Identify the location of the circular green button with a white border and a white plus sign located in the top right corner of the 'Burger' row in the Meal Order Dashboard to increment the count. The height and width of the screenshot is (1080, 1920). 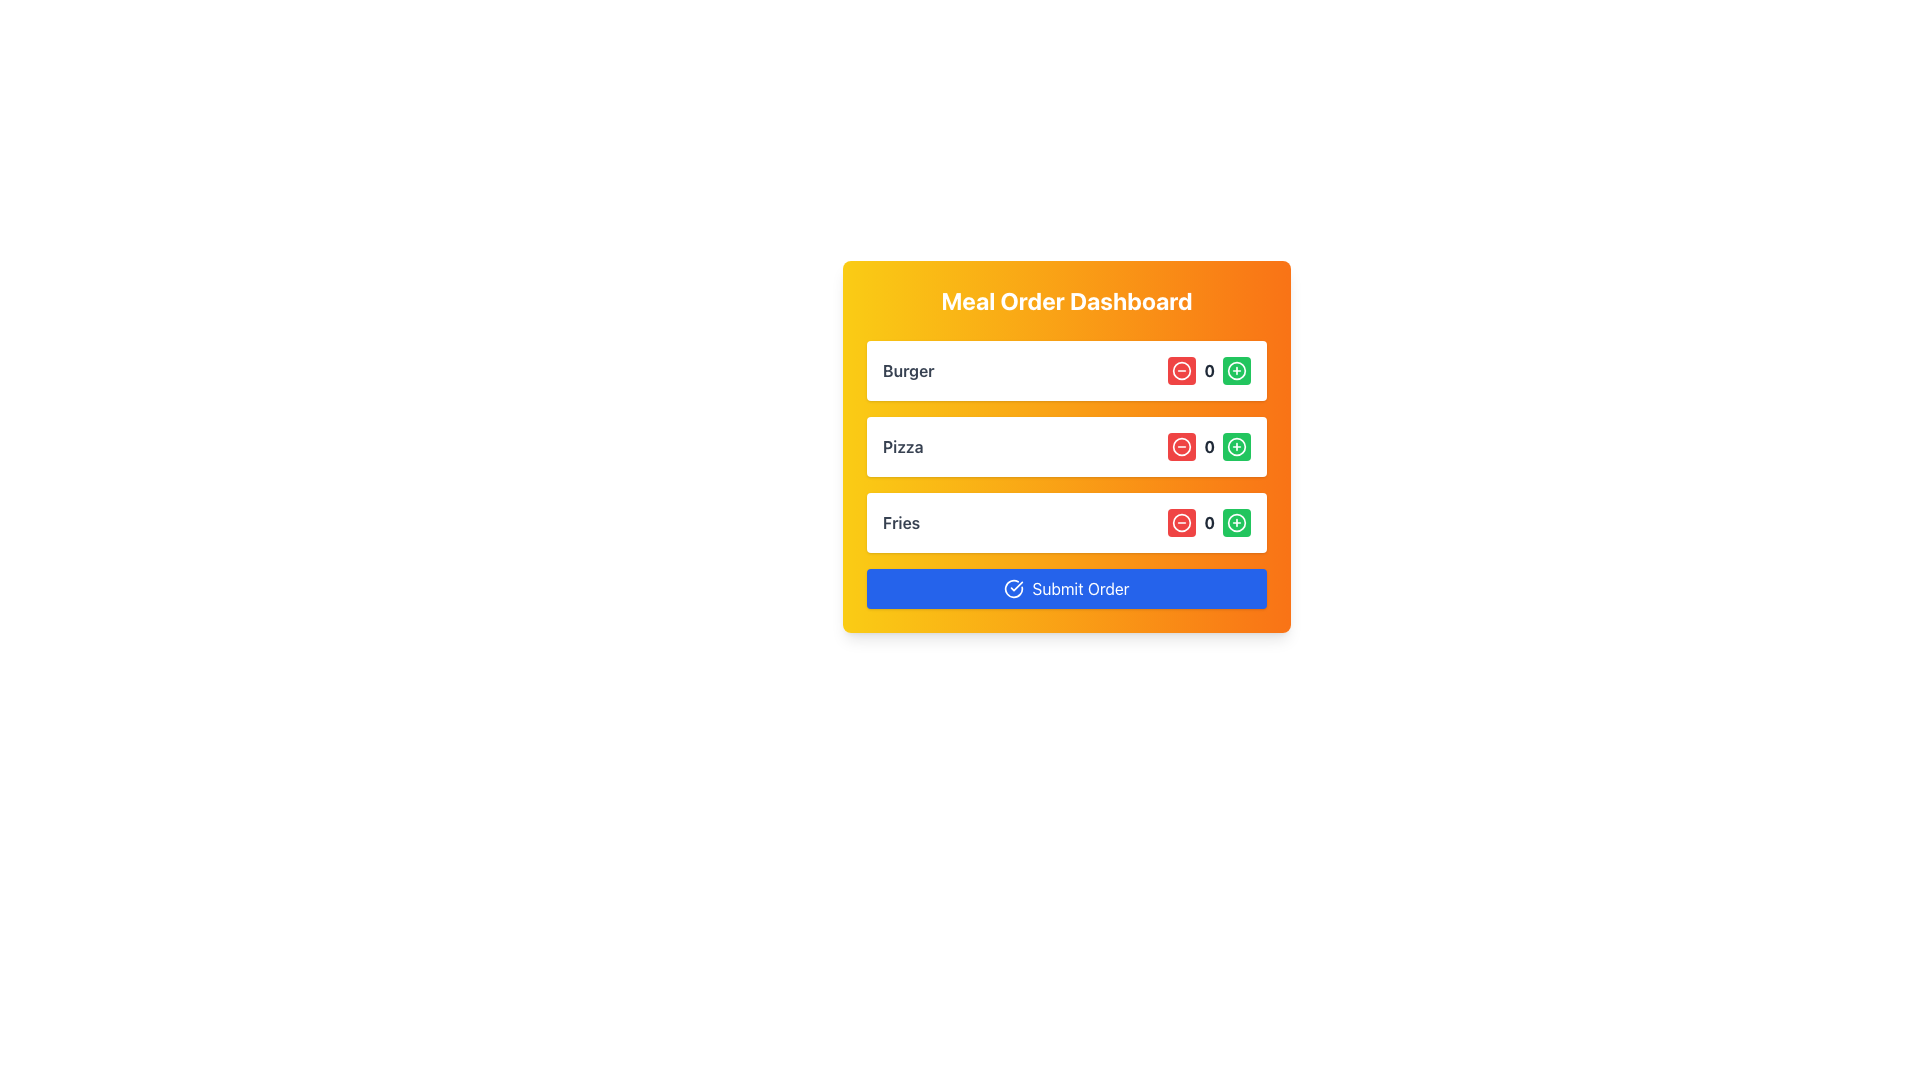
(1236, 370).